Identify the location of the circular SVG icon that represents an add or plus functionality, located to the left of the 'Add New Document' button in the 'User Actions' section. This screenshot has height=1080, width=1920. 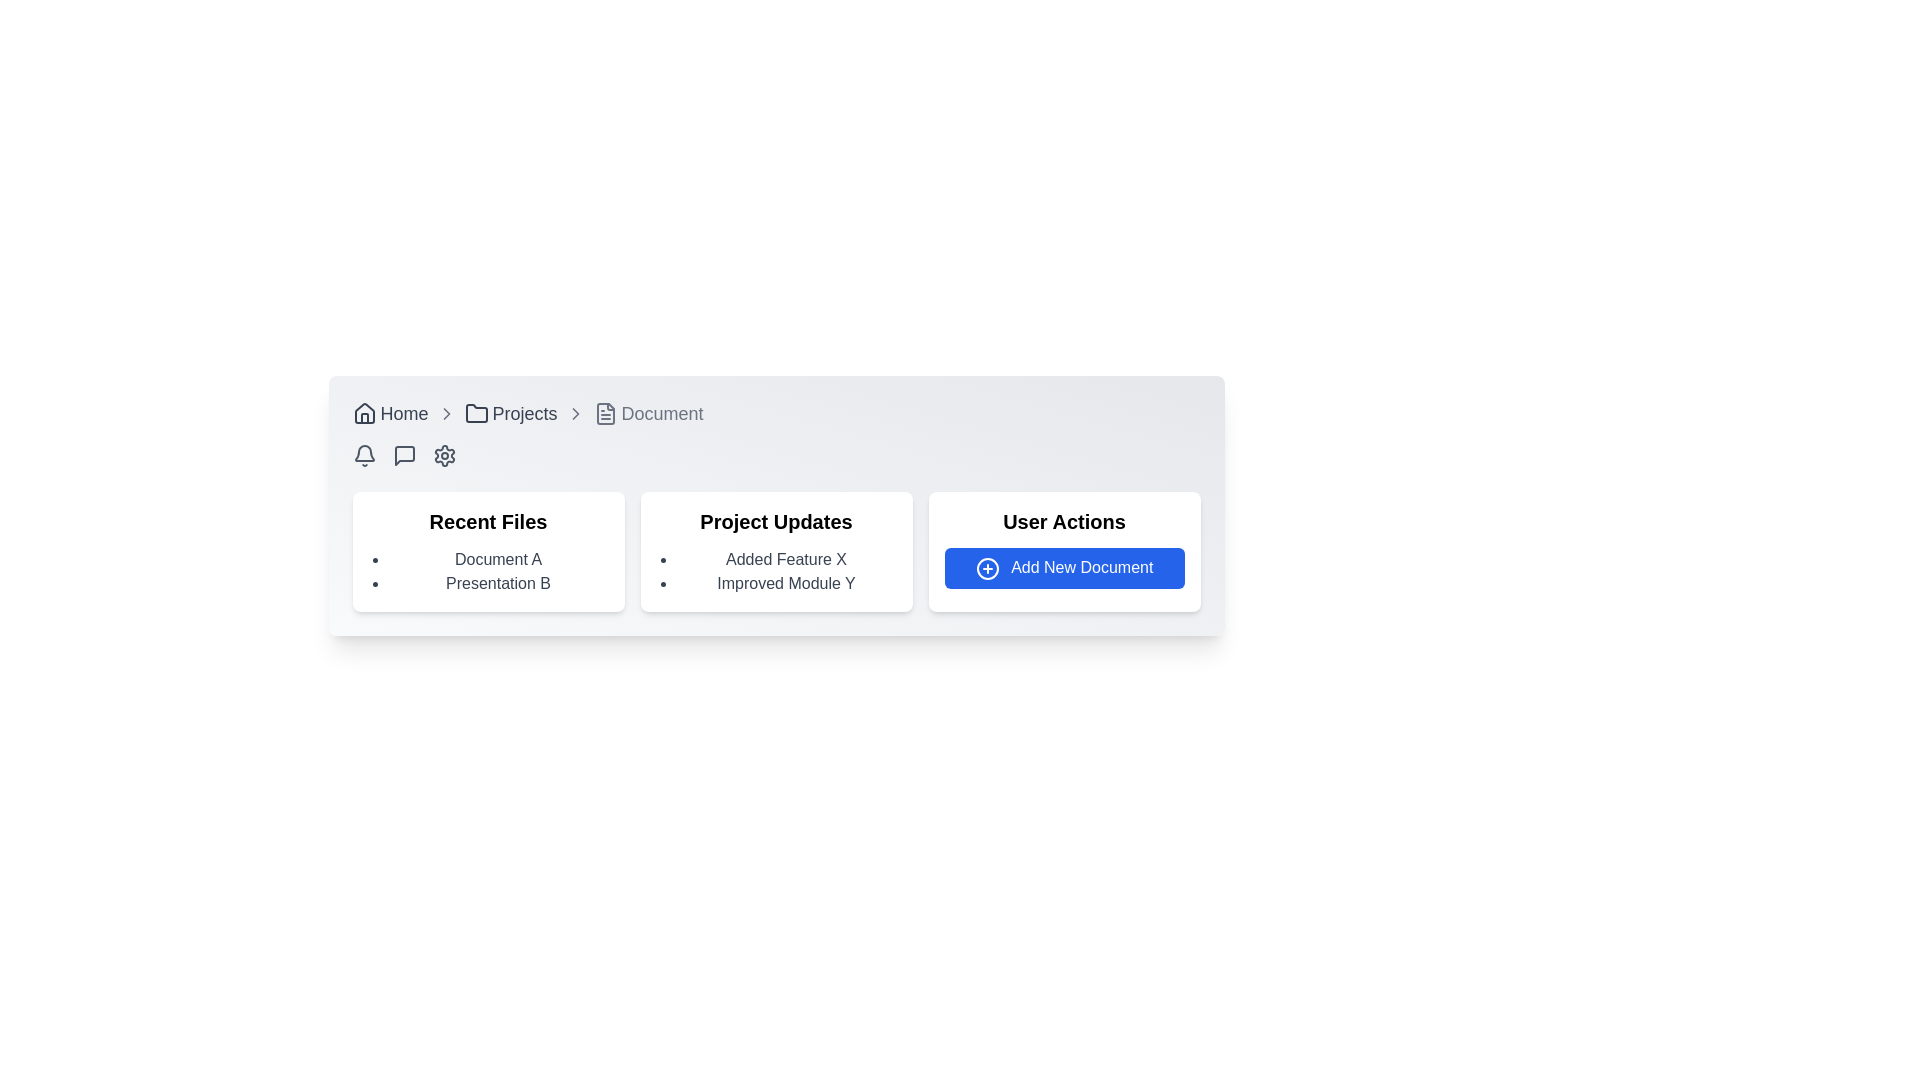
(987, 568).